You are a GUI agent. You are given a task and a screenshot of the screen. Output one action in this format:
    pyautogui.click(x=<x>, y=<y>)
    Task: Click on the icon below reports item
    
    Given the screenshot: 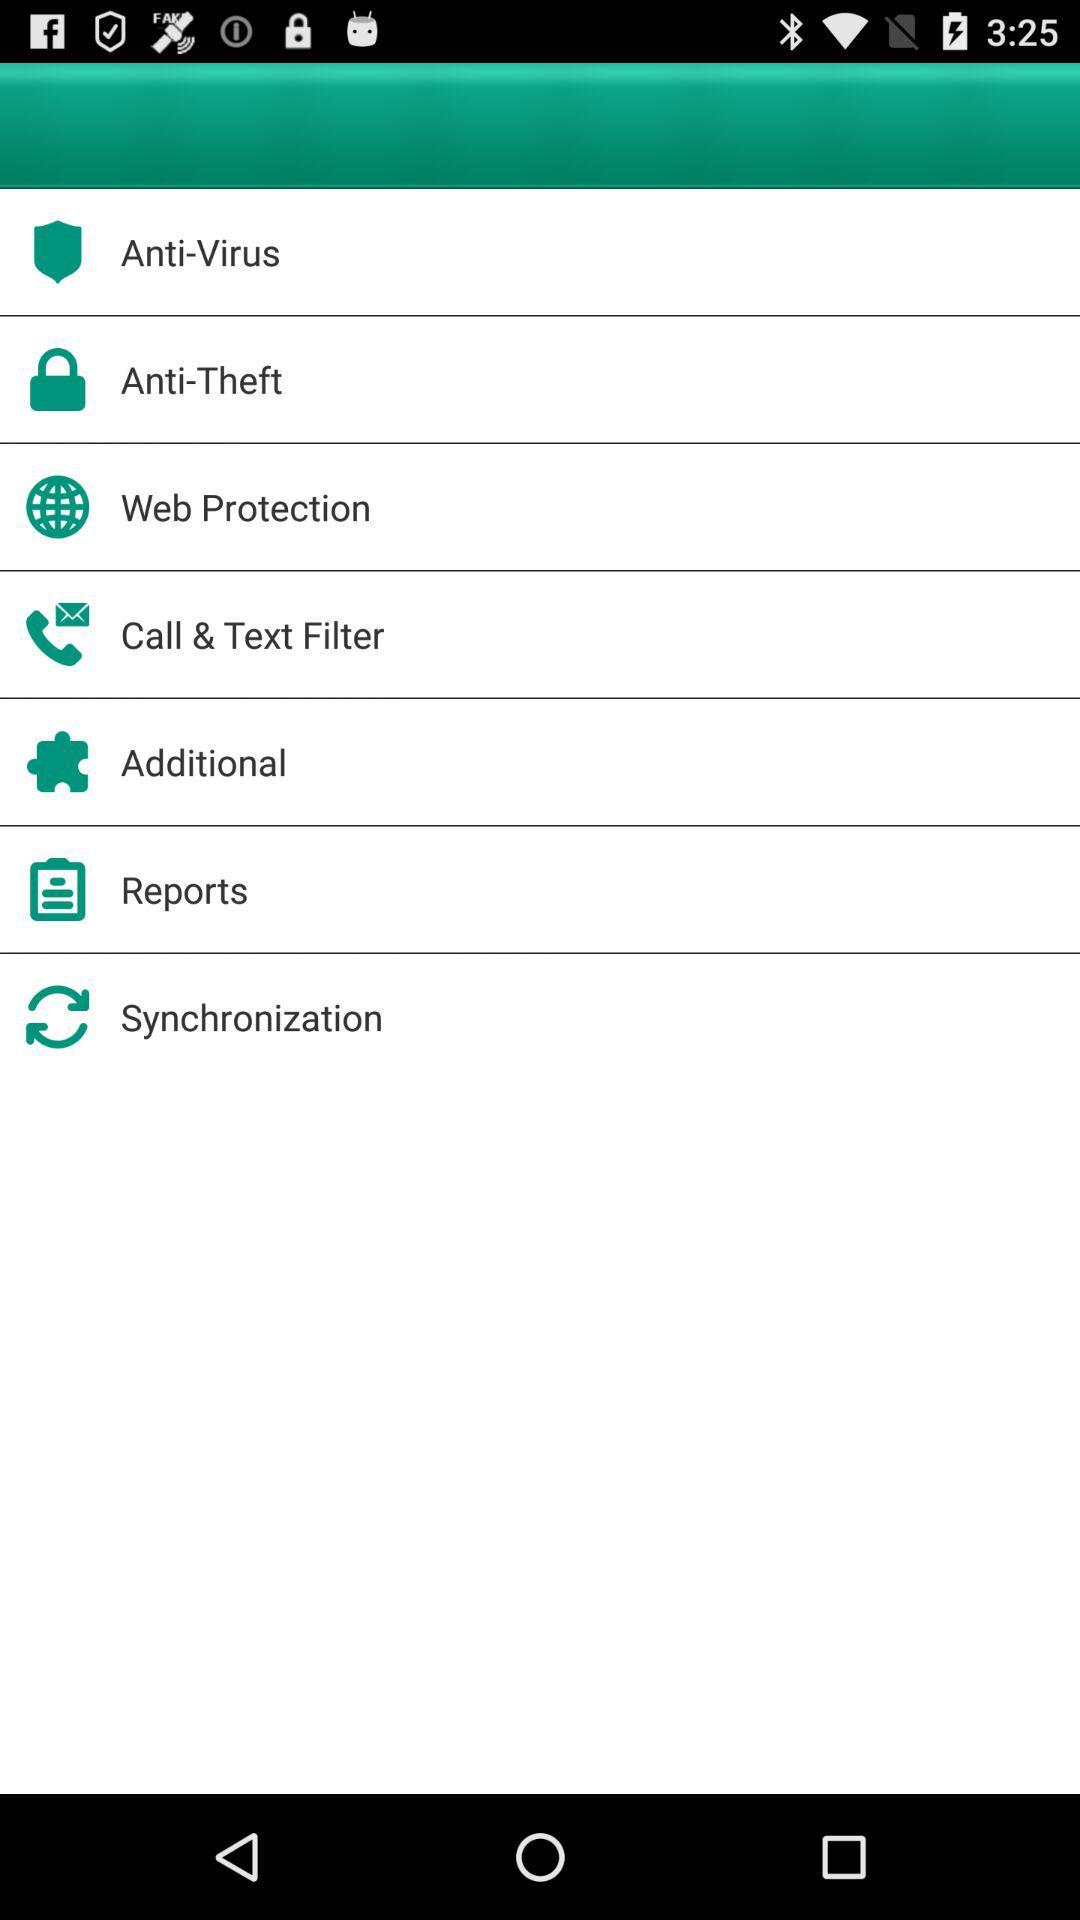 What is the action you would take?
    pyautogui.click(x=250, y=1017)
    